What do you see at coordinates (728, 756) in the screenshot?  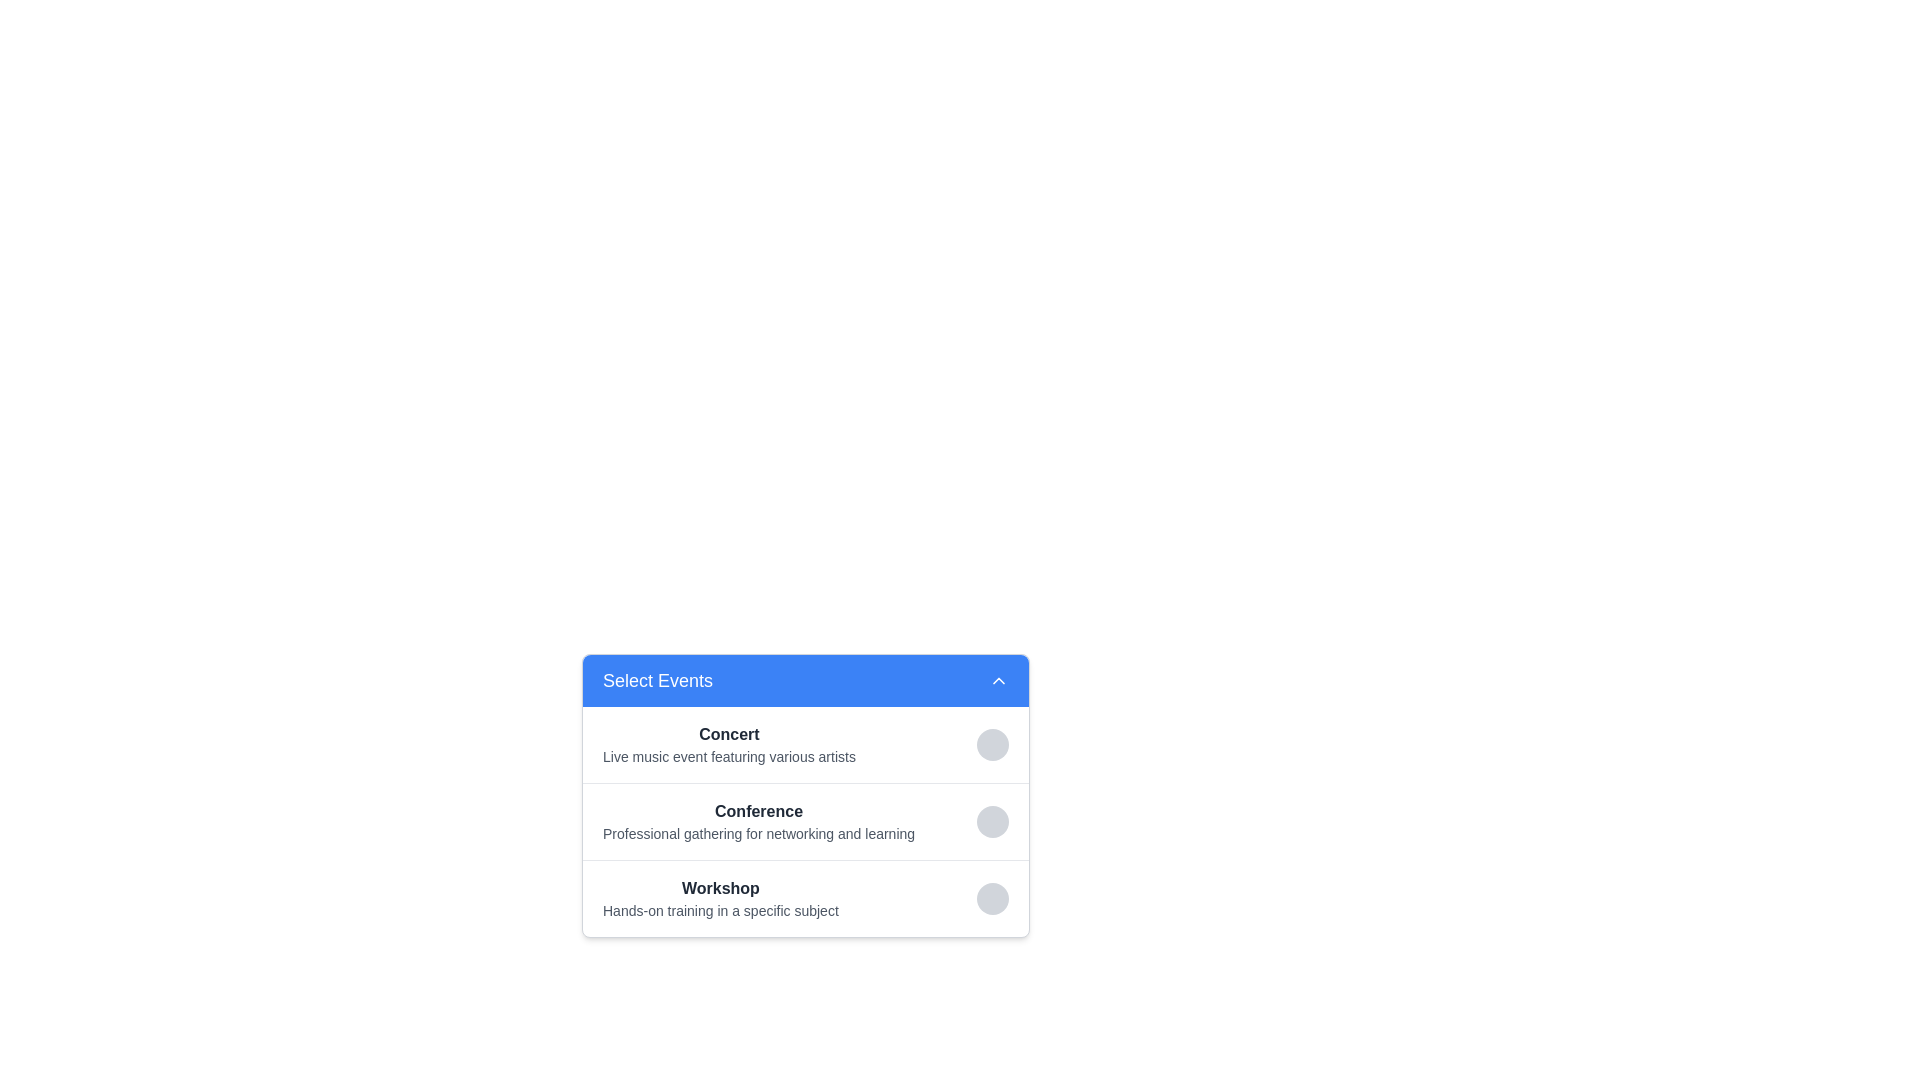 I see `the text label that reads 'Live music event featuring various artists', which is positioned below the bold title 'Concert'` at bounding box center [728, 756].